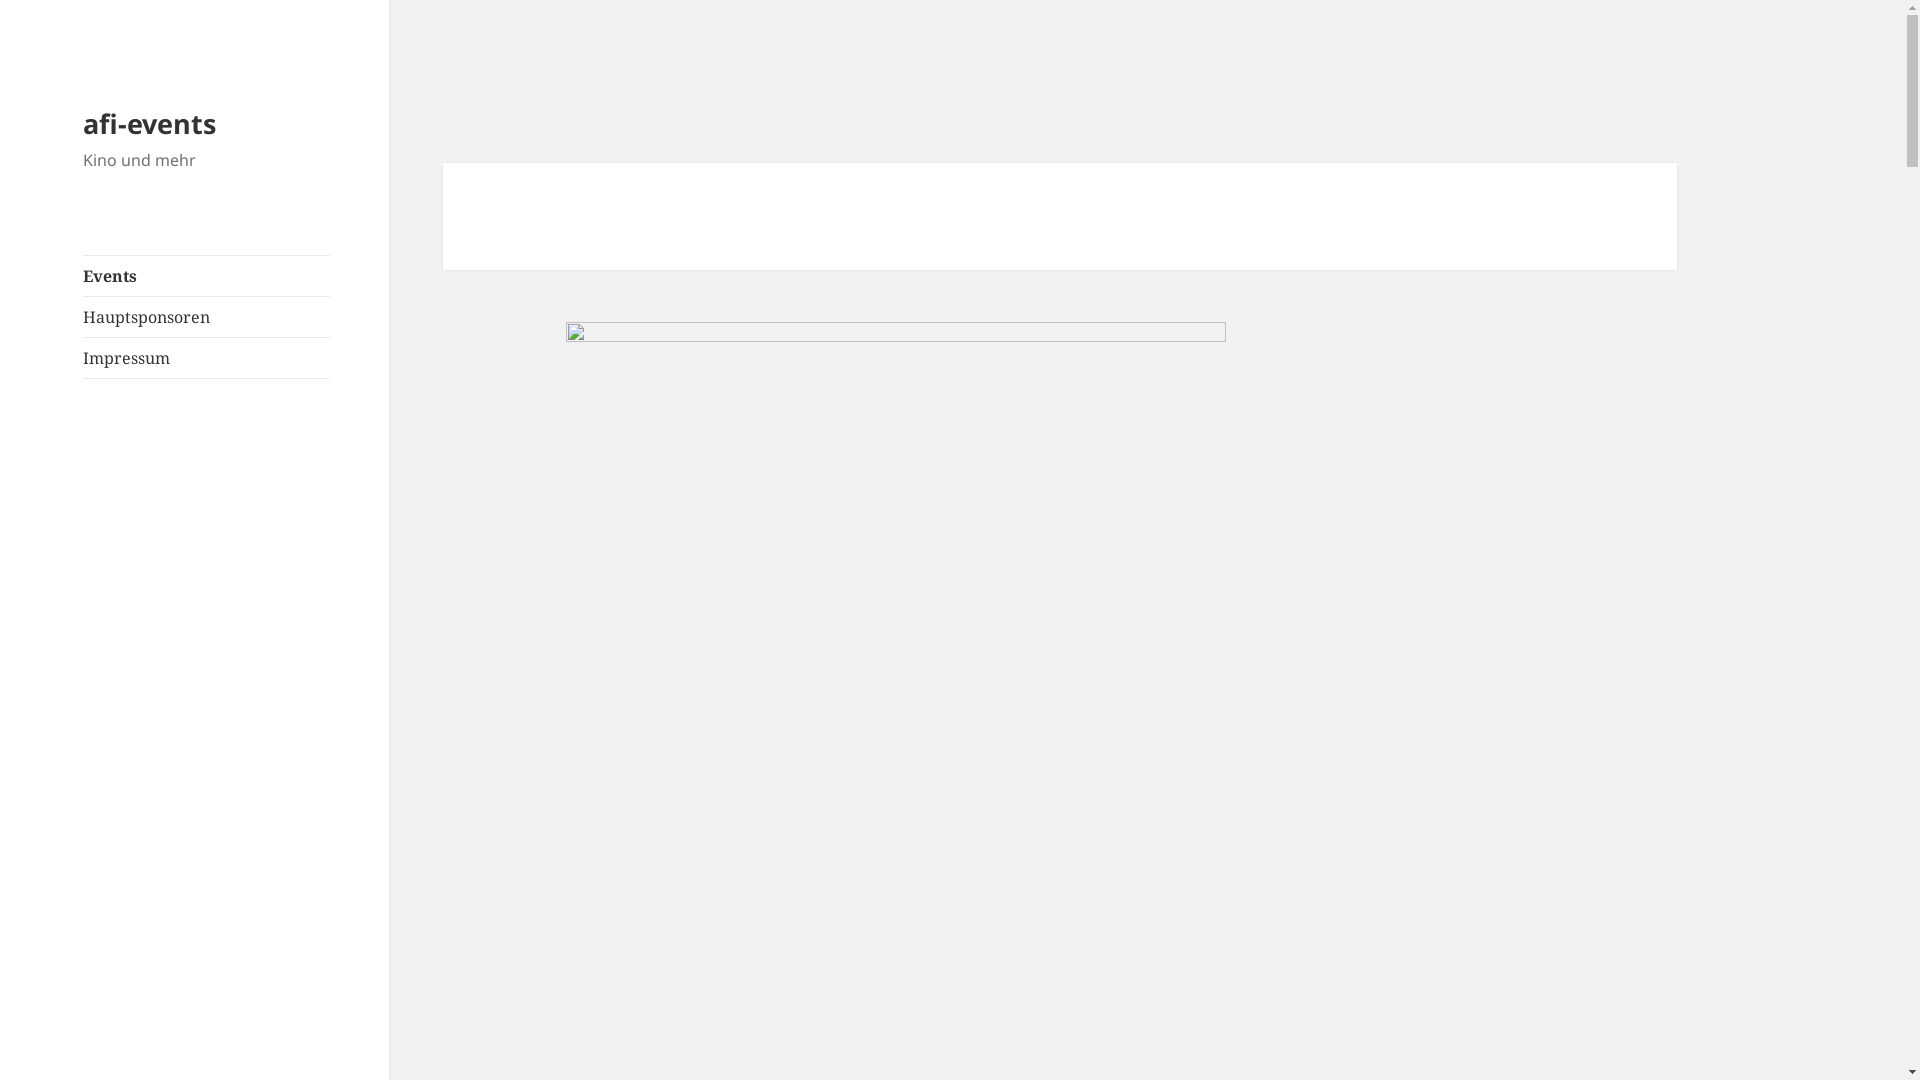  I want to click on 'Hauptsponsoren', so click(206, 315).